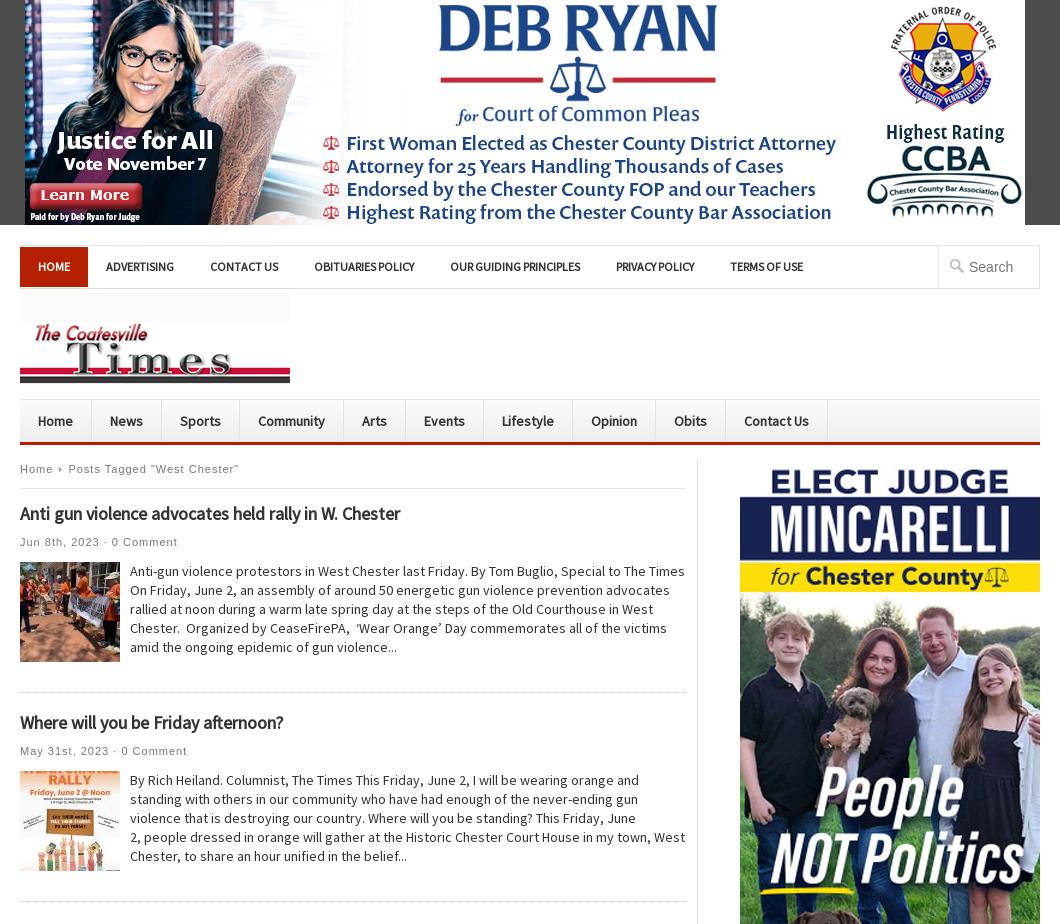 This screenshot has width=1060, height=924. What do you see at coordinates (70, 751) in the screenshot?
I see `'May 31st, 2023 ·'` at bounding box center [70, 751].